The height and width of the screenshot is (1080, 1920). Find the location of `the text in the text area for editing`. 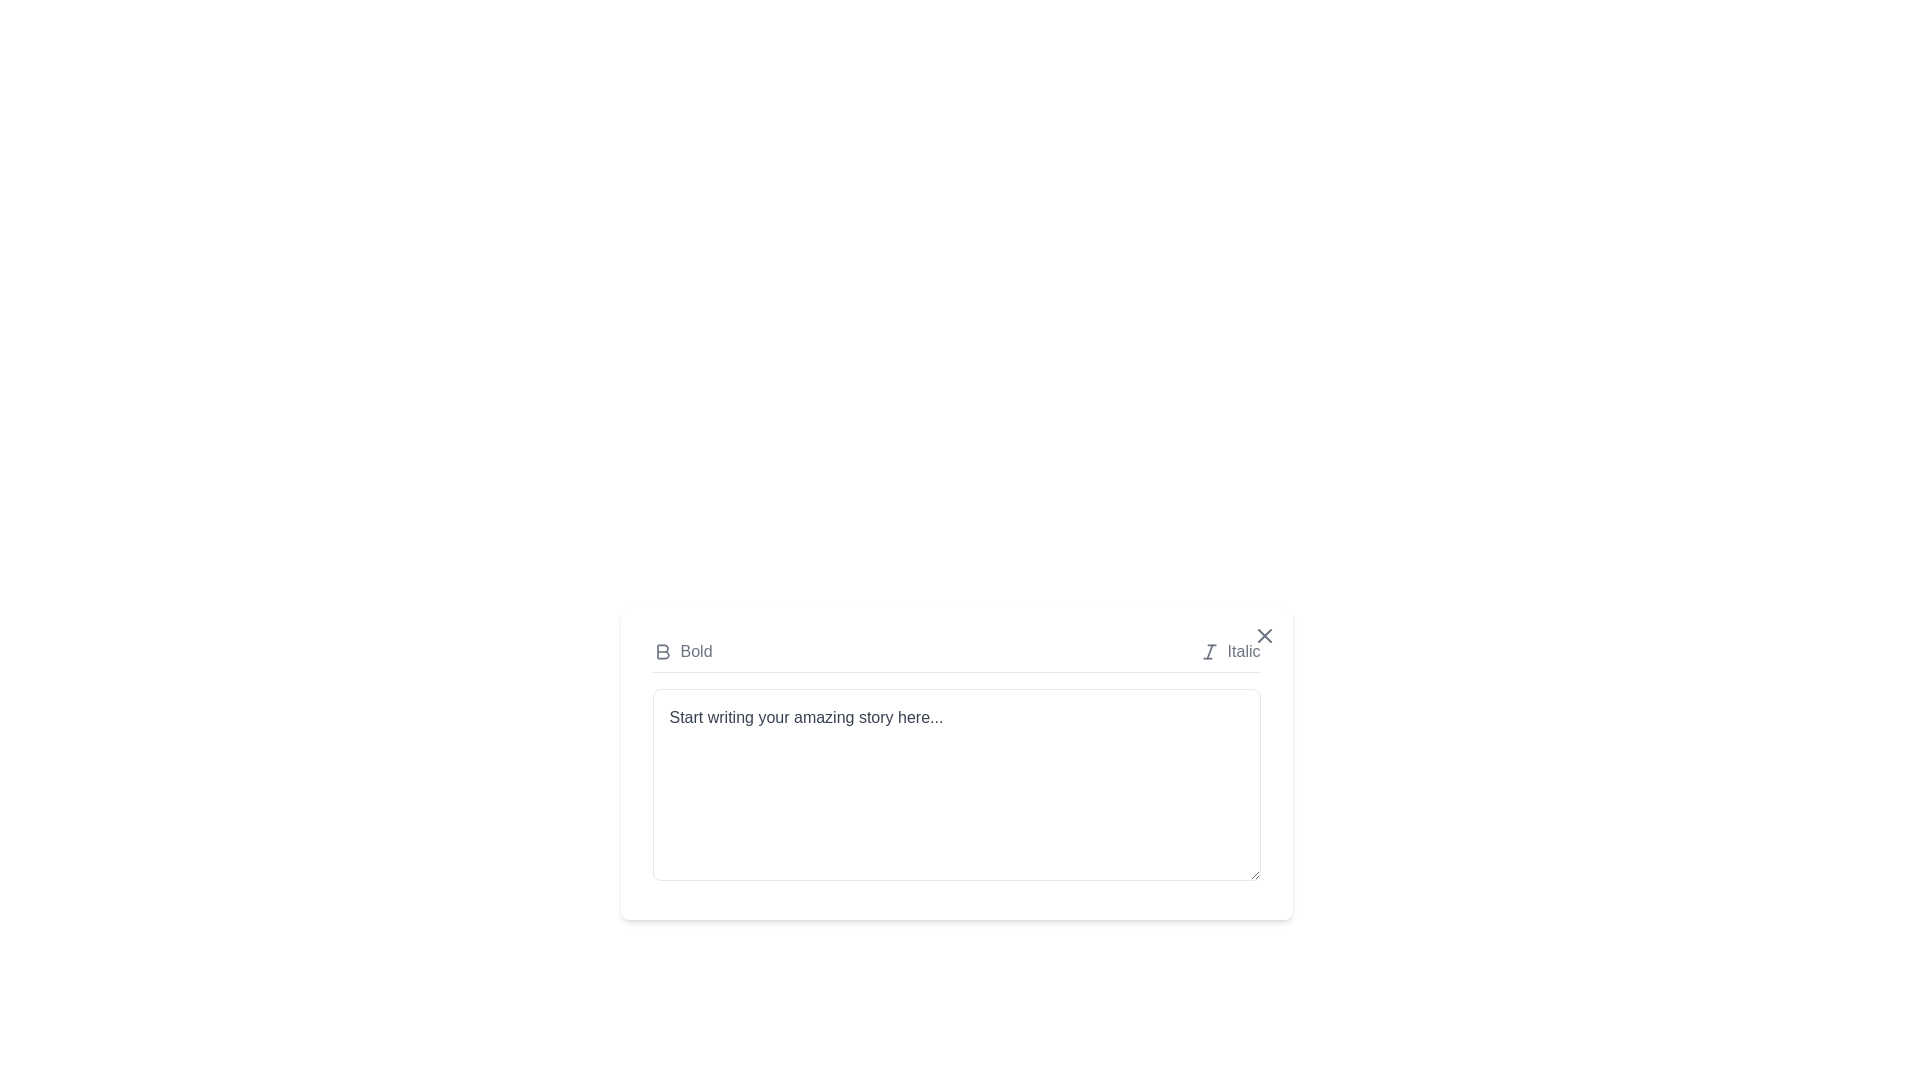

the text in the text area for editing is located at coordinates (652, 688).